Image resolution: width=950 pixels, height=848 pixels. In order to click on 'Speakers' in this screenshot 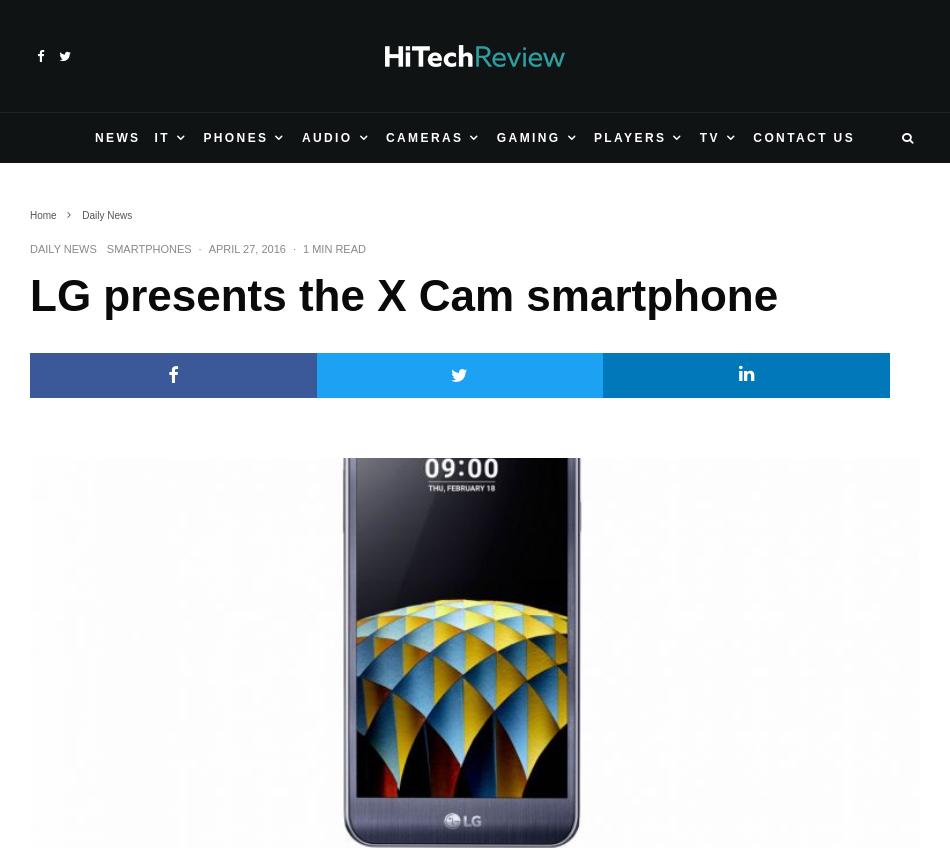, I will do `click(79, 378)`.